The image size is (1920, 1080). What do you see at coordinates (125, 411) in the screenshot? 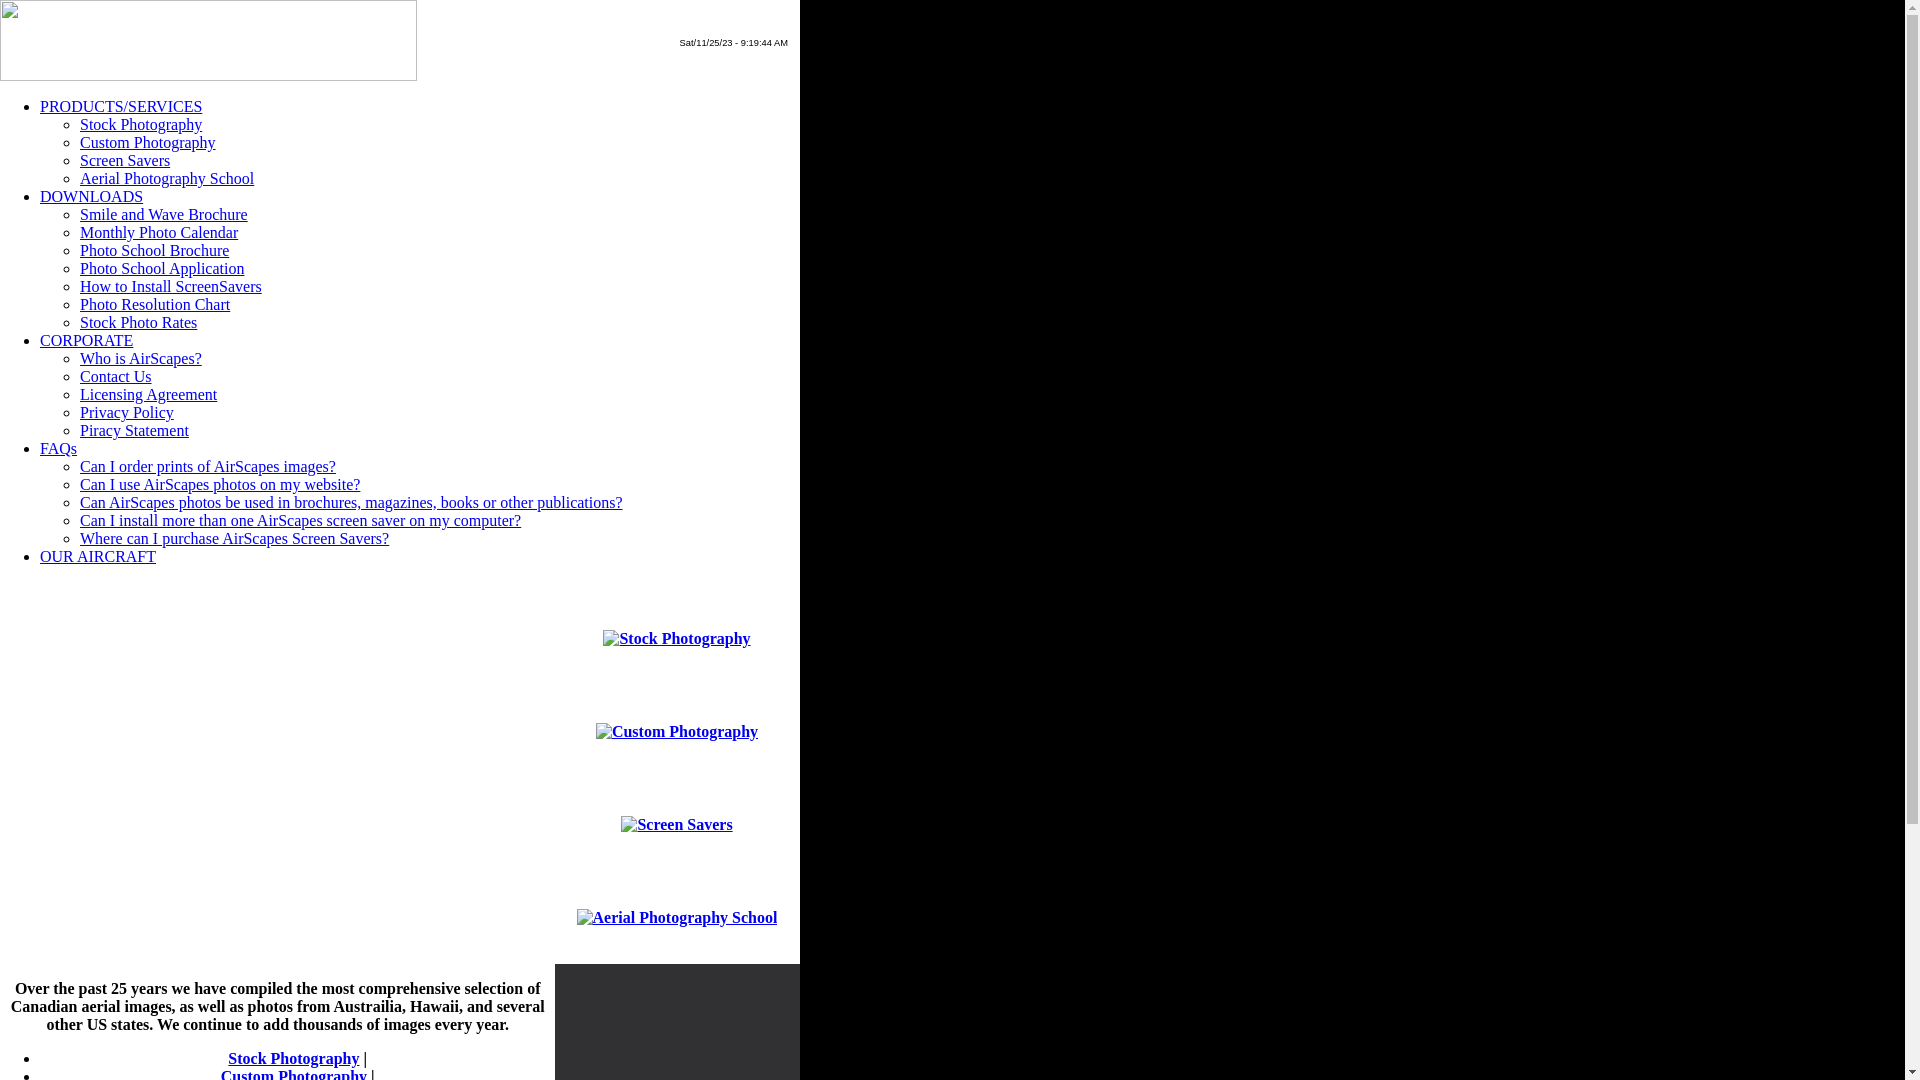
I see `'Privacy Policy'` at bounding box center [125, 411].